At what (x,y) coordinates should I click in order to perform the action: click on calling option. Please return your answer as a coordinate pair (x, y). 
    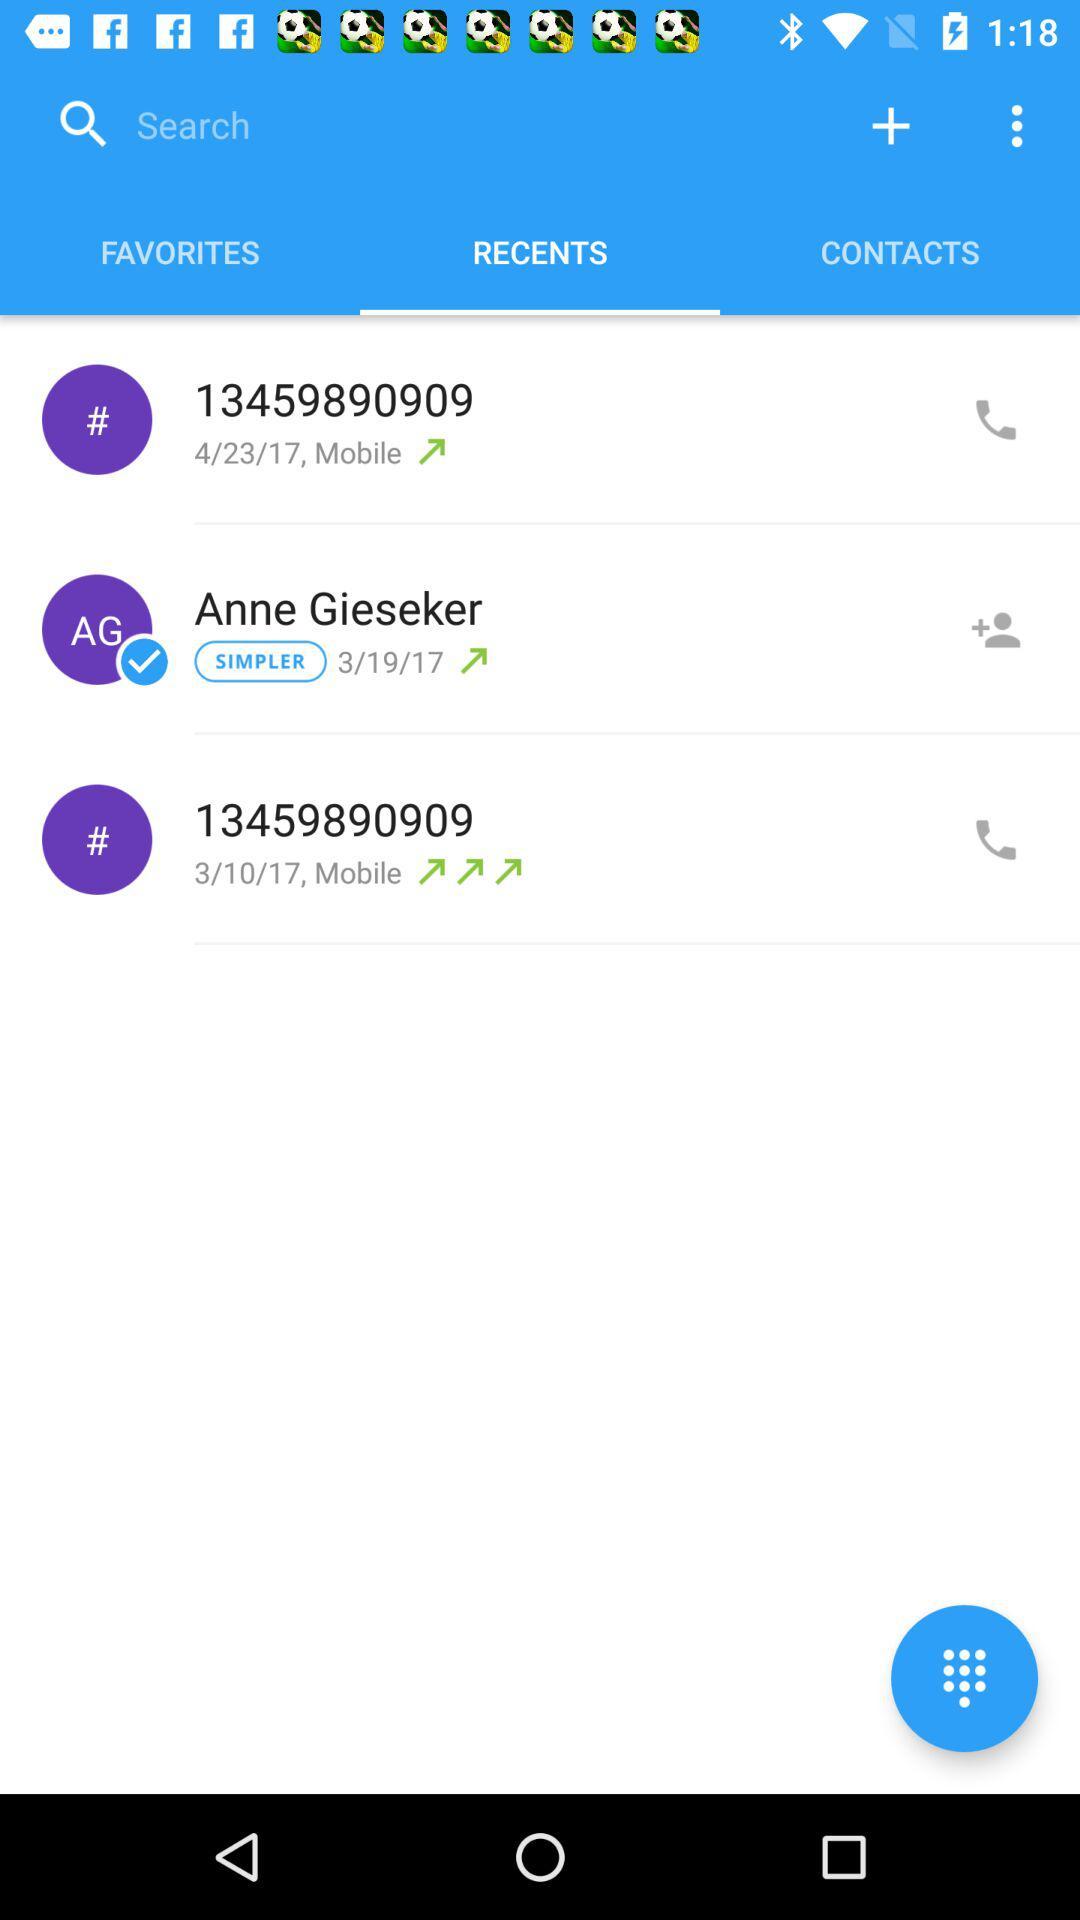
    Looking at the image, I should click on (995, 840).